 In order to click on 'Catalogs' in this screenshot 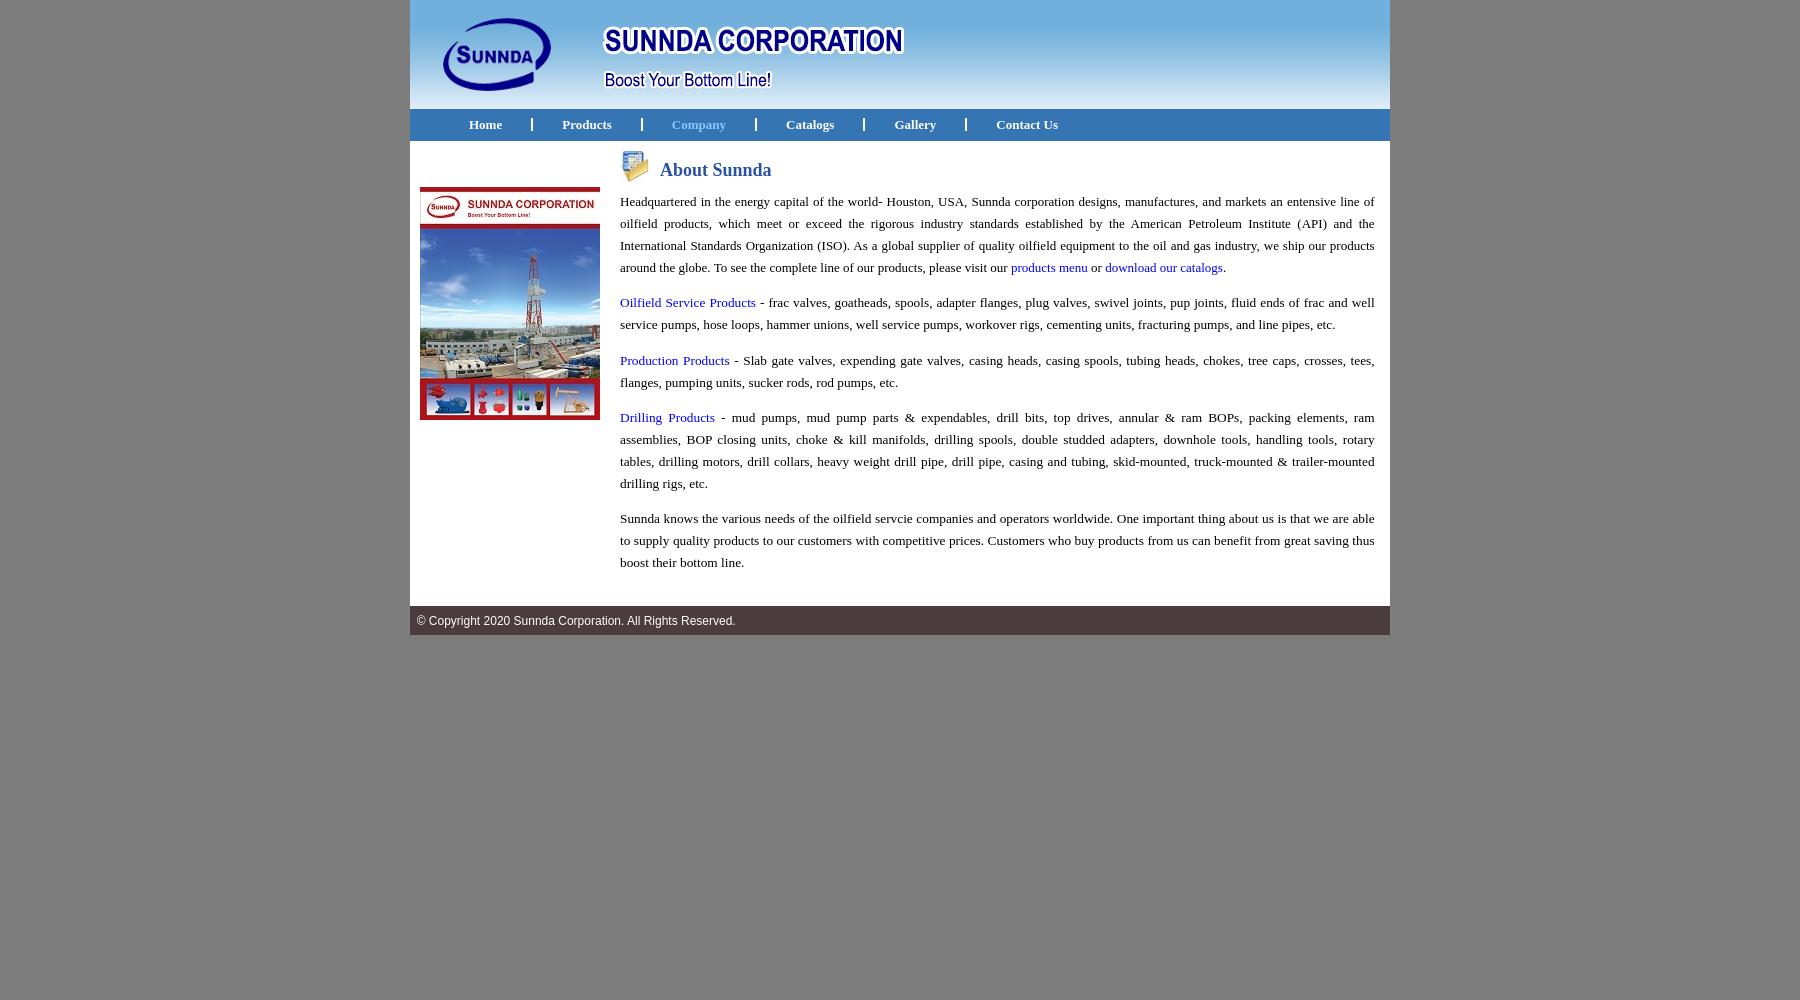, I will do `click(810, 123)`.